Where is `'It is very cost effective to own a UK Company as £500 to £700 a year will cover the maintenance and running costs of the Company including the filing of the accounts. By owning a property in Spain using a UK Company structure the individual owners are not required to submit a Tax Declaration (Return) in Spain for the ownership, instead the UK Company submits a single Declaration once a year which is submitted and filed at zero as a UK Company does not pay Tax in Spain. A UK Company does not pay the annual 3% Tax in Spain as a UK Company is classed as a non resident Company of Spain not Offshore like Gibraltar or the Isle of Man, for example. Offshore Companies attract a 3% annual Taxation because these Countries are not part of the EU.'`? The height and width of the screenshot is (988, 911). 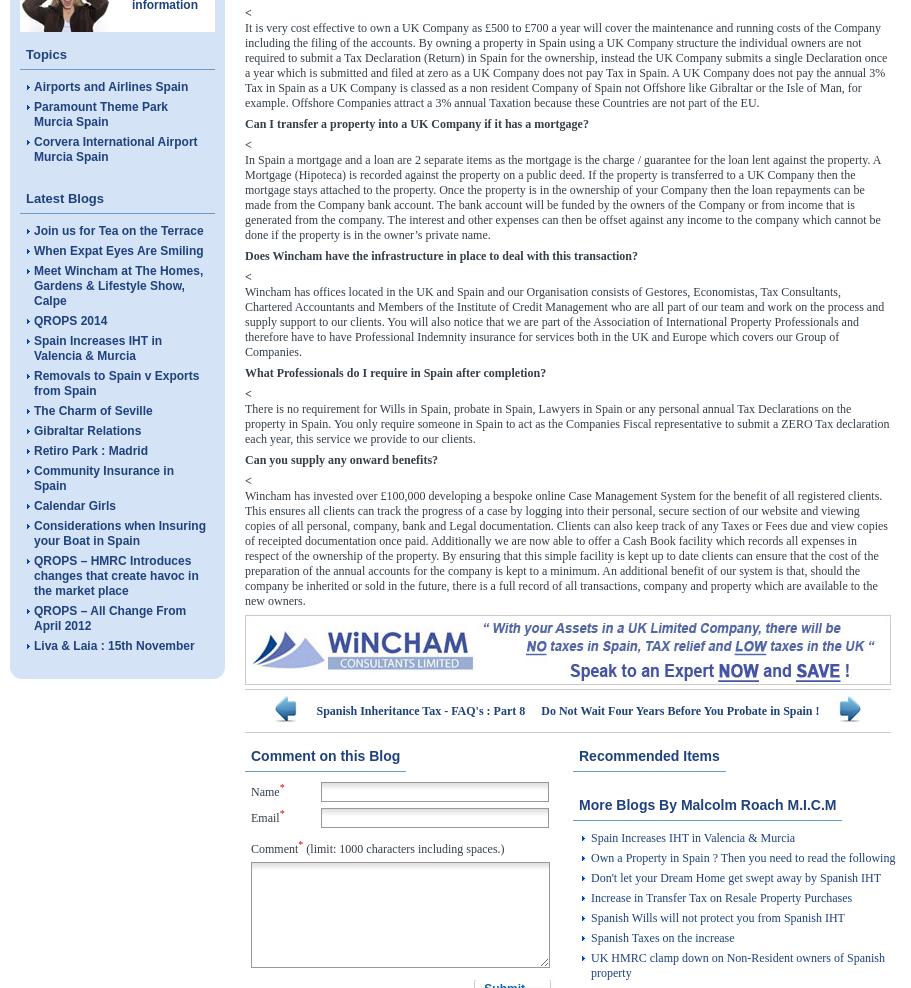 'It is very cost effective to own a UK Company as £500 to £700 a year will cover the maintenance and running costs of the Company including the filing of the accounts. By owning a property in Spain using a UK Company structure the individual owners are not required to submit a Tax Declaration (Return) in Spain for the ownership, instead the UK Company submits a single Declaration once a year which is submitted and filed at zero as a UK Company does not pay Tax in Spain. A UK Company does not pay the annual 3% Tax in Spain as a UK Company is classed as a non resident Company of Spain not Offshore like Gibraltar or the Isle of Man, for example. Offshore Companies attract a 3% annual Taxation because these Countries are not part of the EU.' is located at coordinates (566, 65).